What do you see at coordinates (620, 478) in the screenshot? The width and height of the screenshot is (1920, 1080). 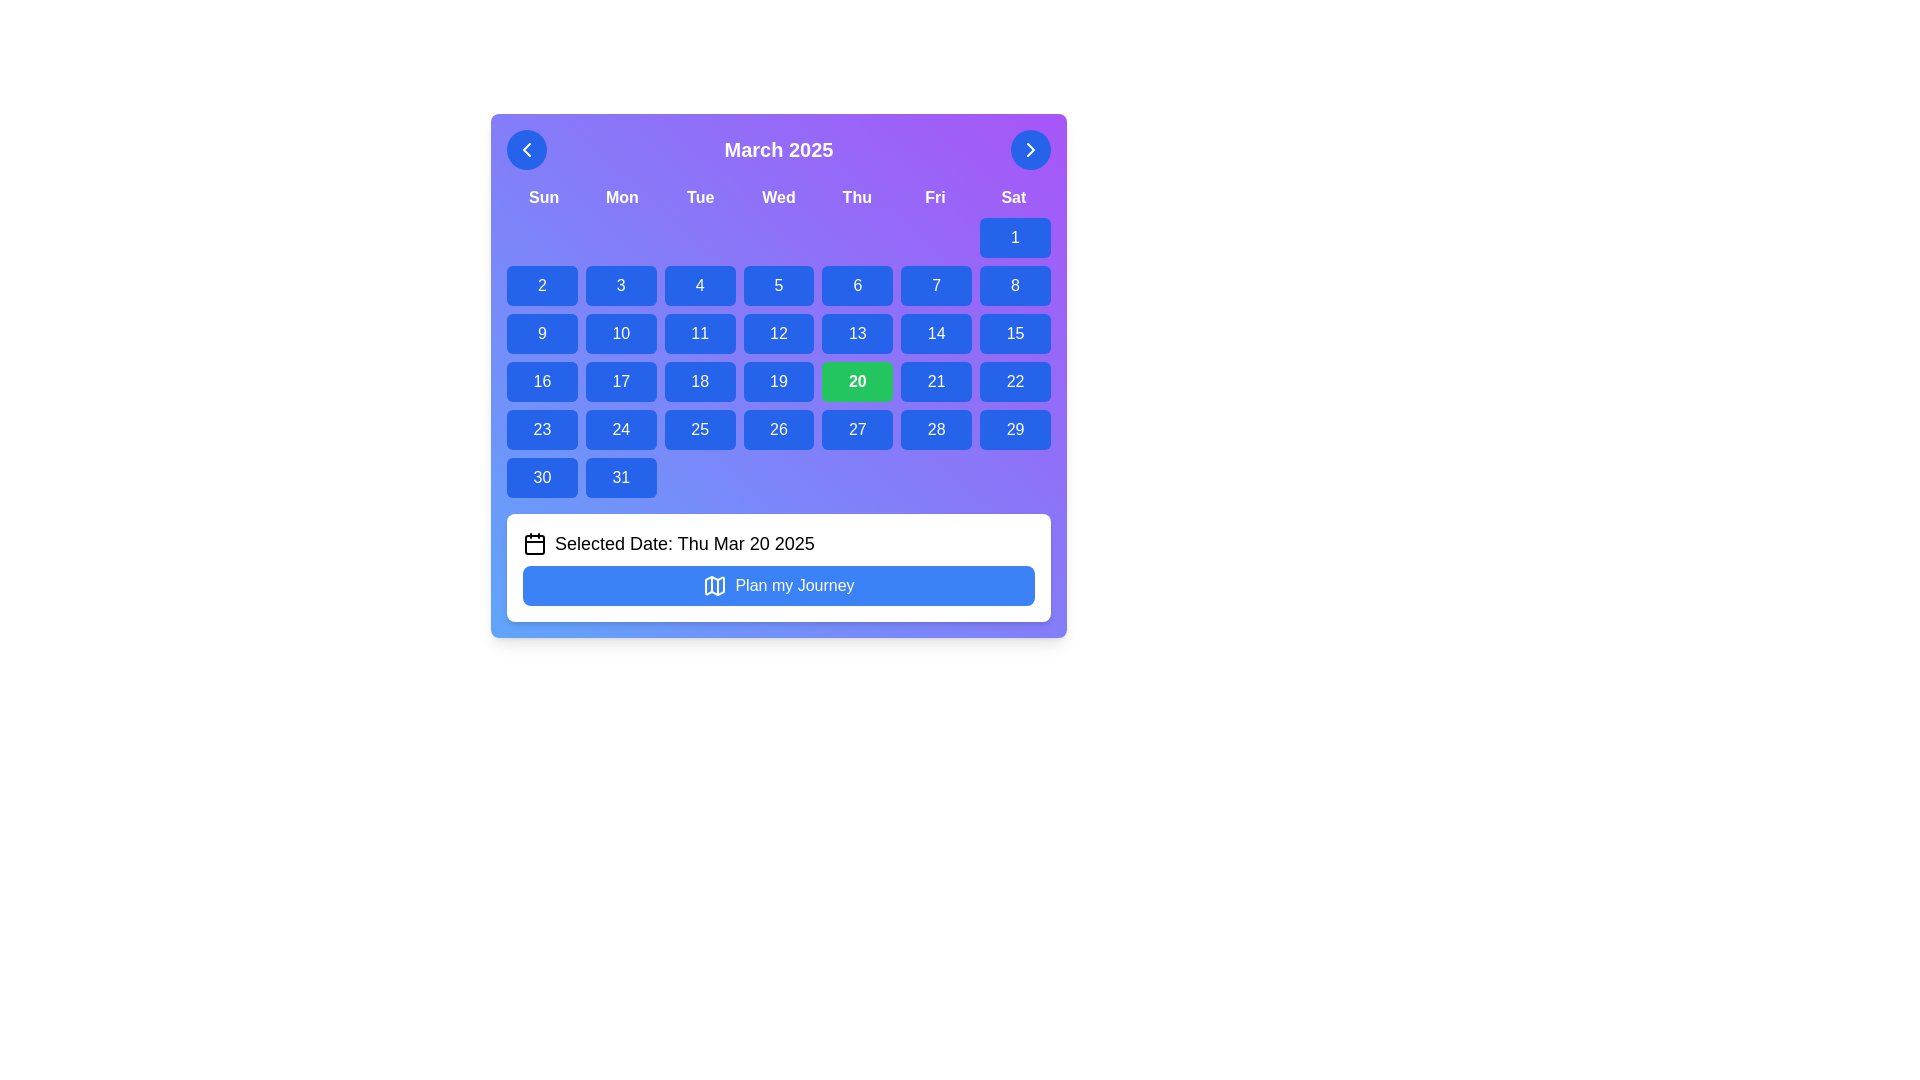 I see `the last day of the month button (31) in the calendar interface to trigger the hover state` at bounding box center [620, 478].